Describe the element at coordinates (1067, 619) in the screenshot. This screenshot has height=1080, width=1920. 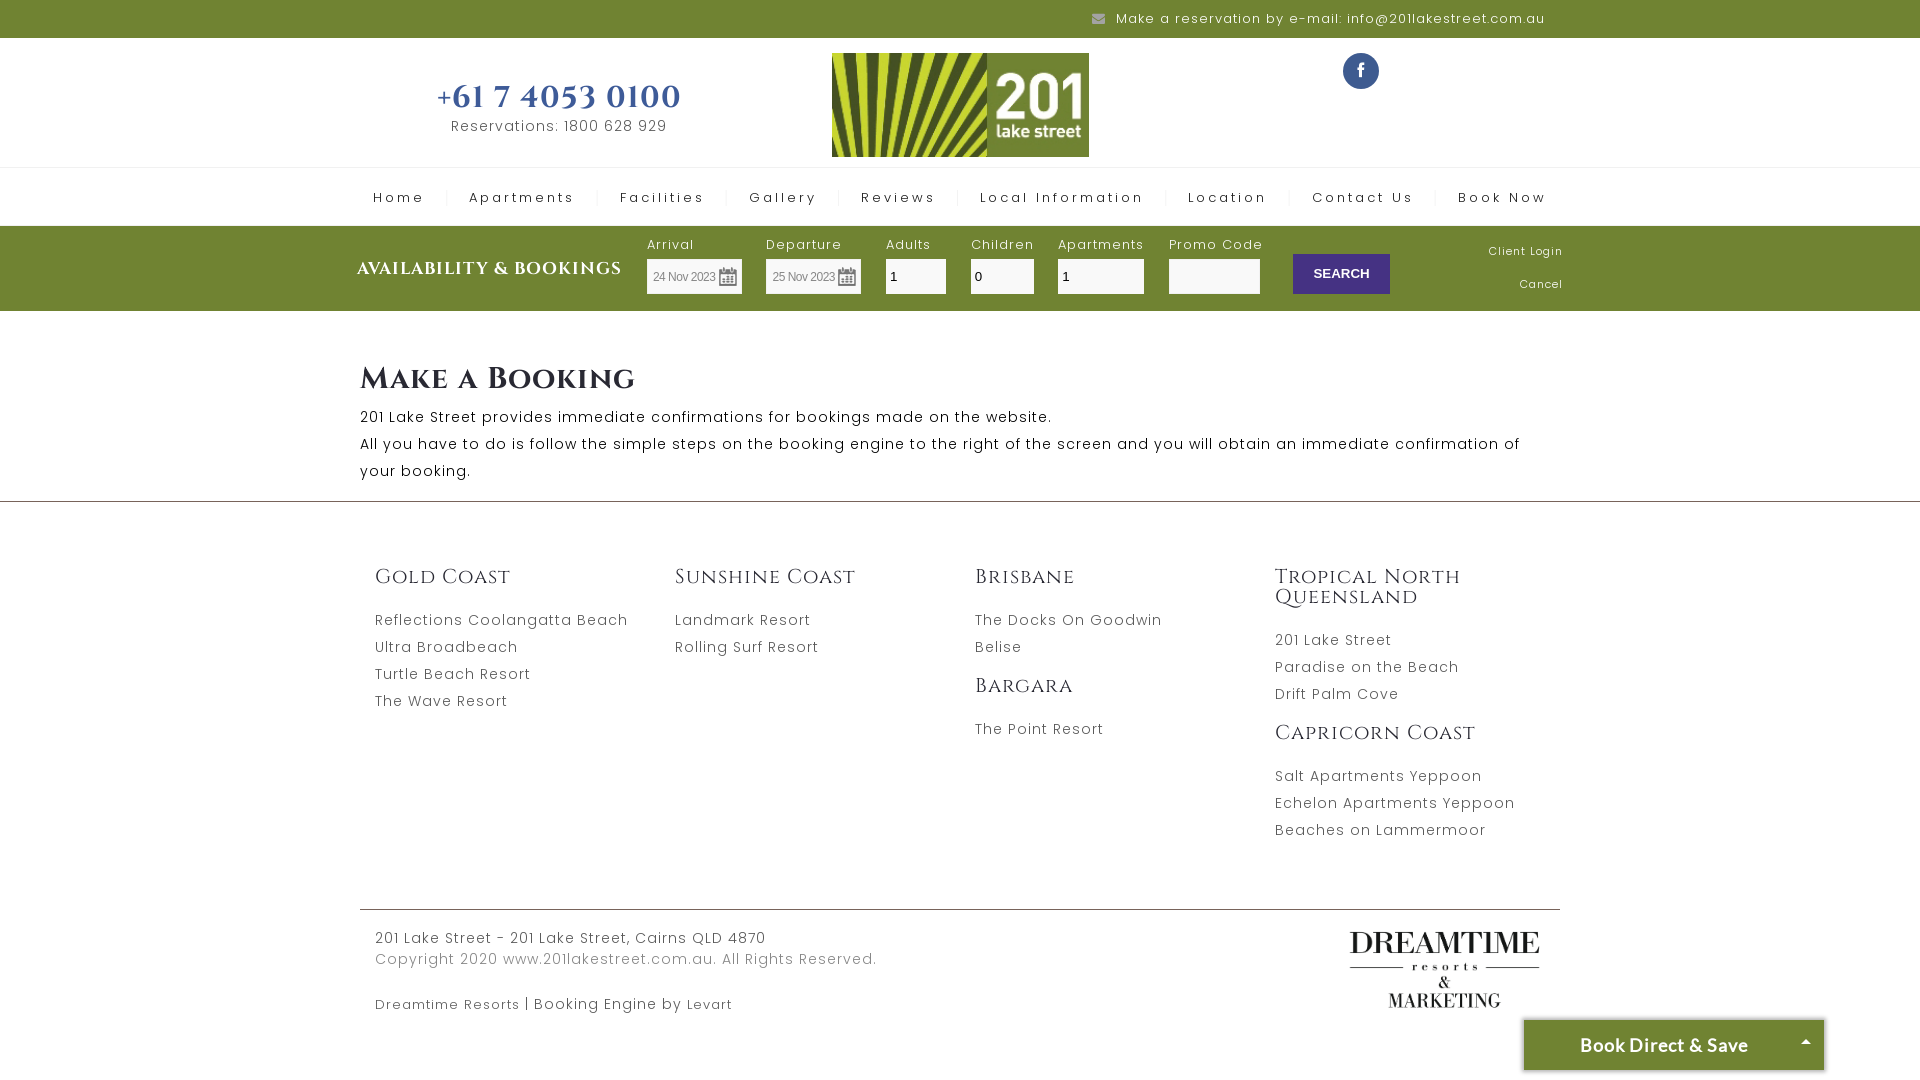
I see `'The Docks On Goodwin'` at that location.